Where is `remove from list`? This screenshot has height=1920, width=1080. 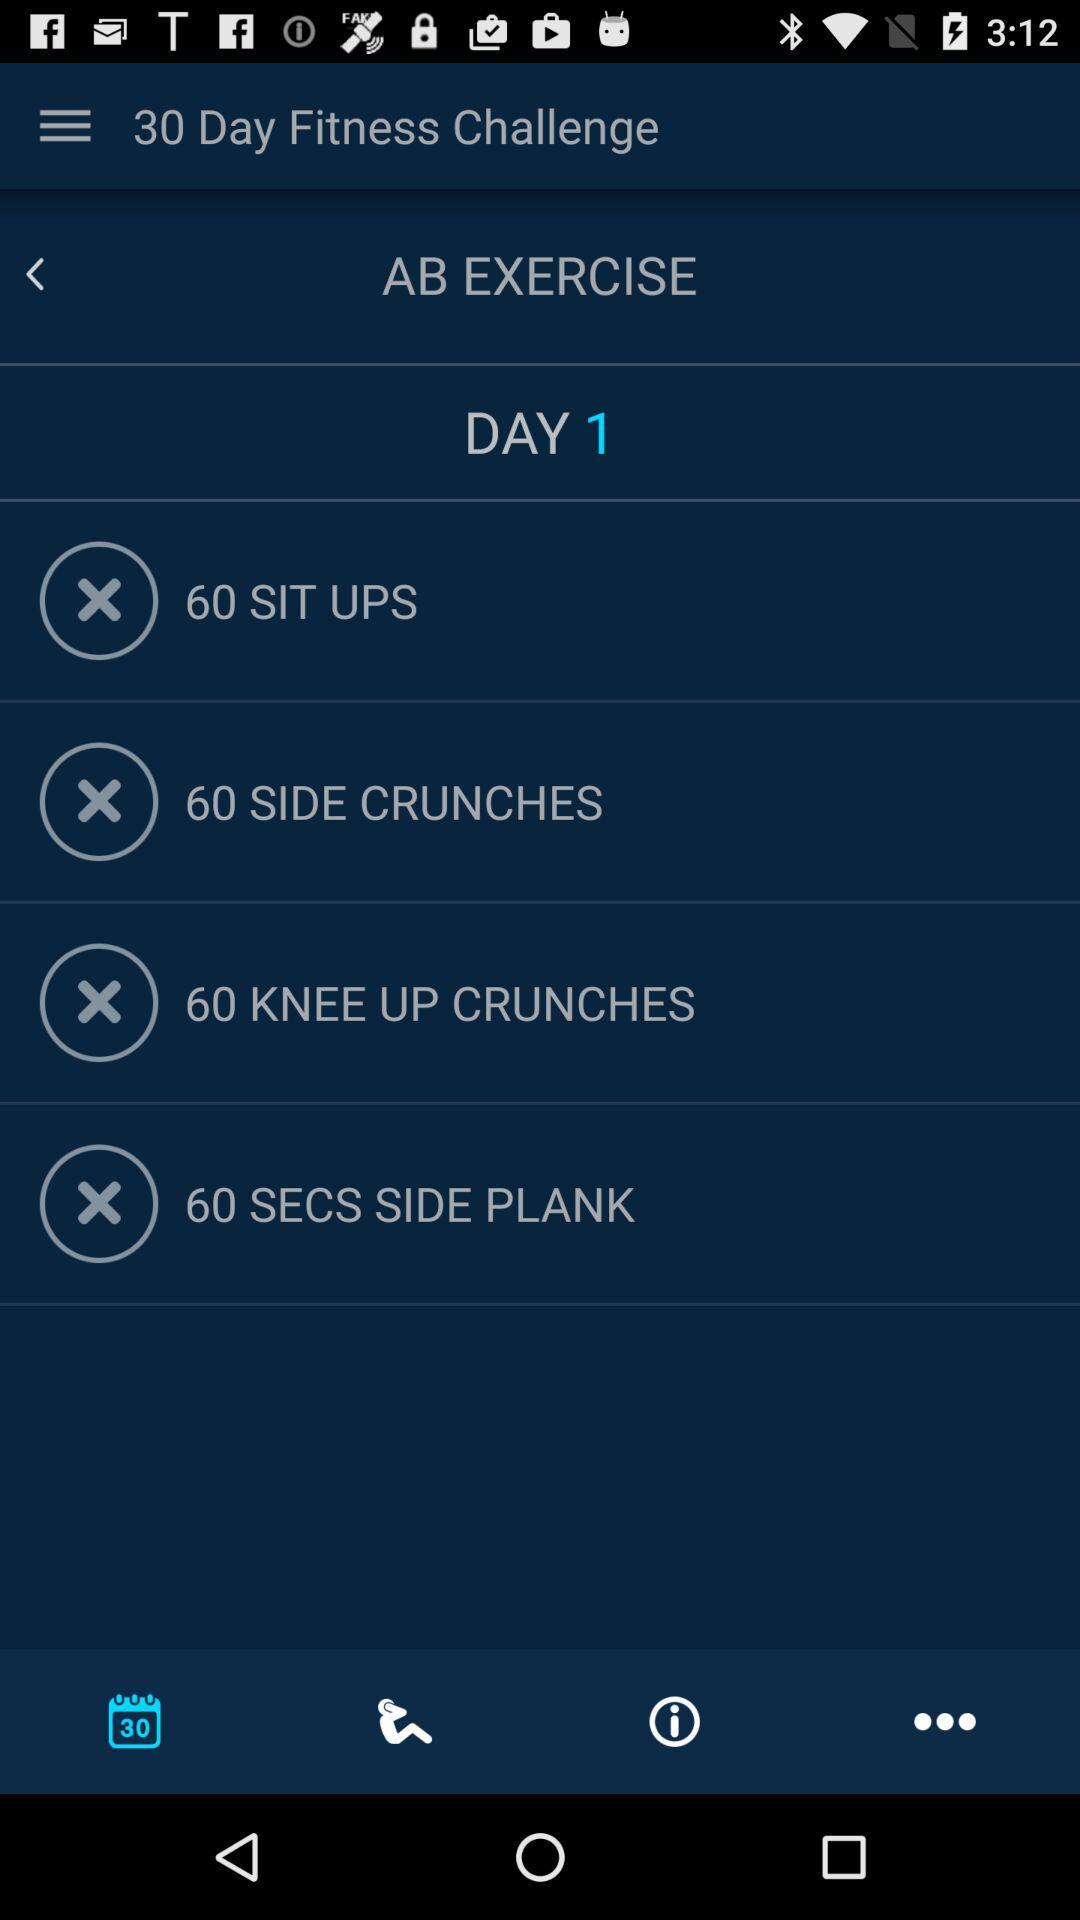
remove from list is located at coordinates (99, 599).